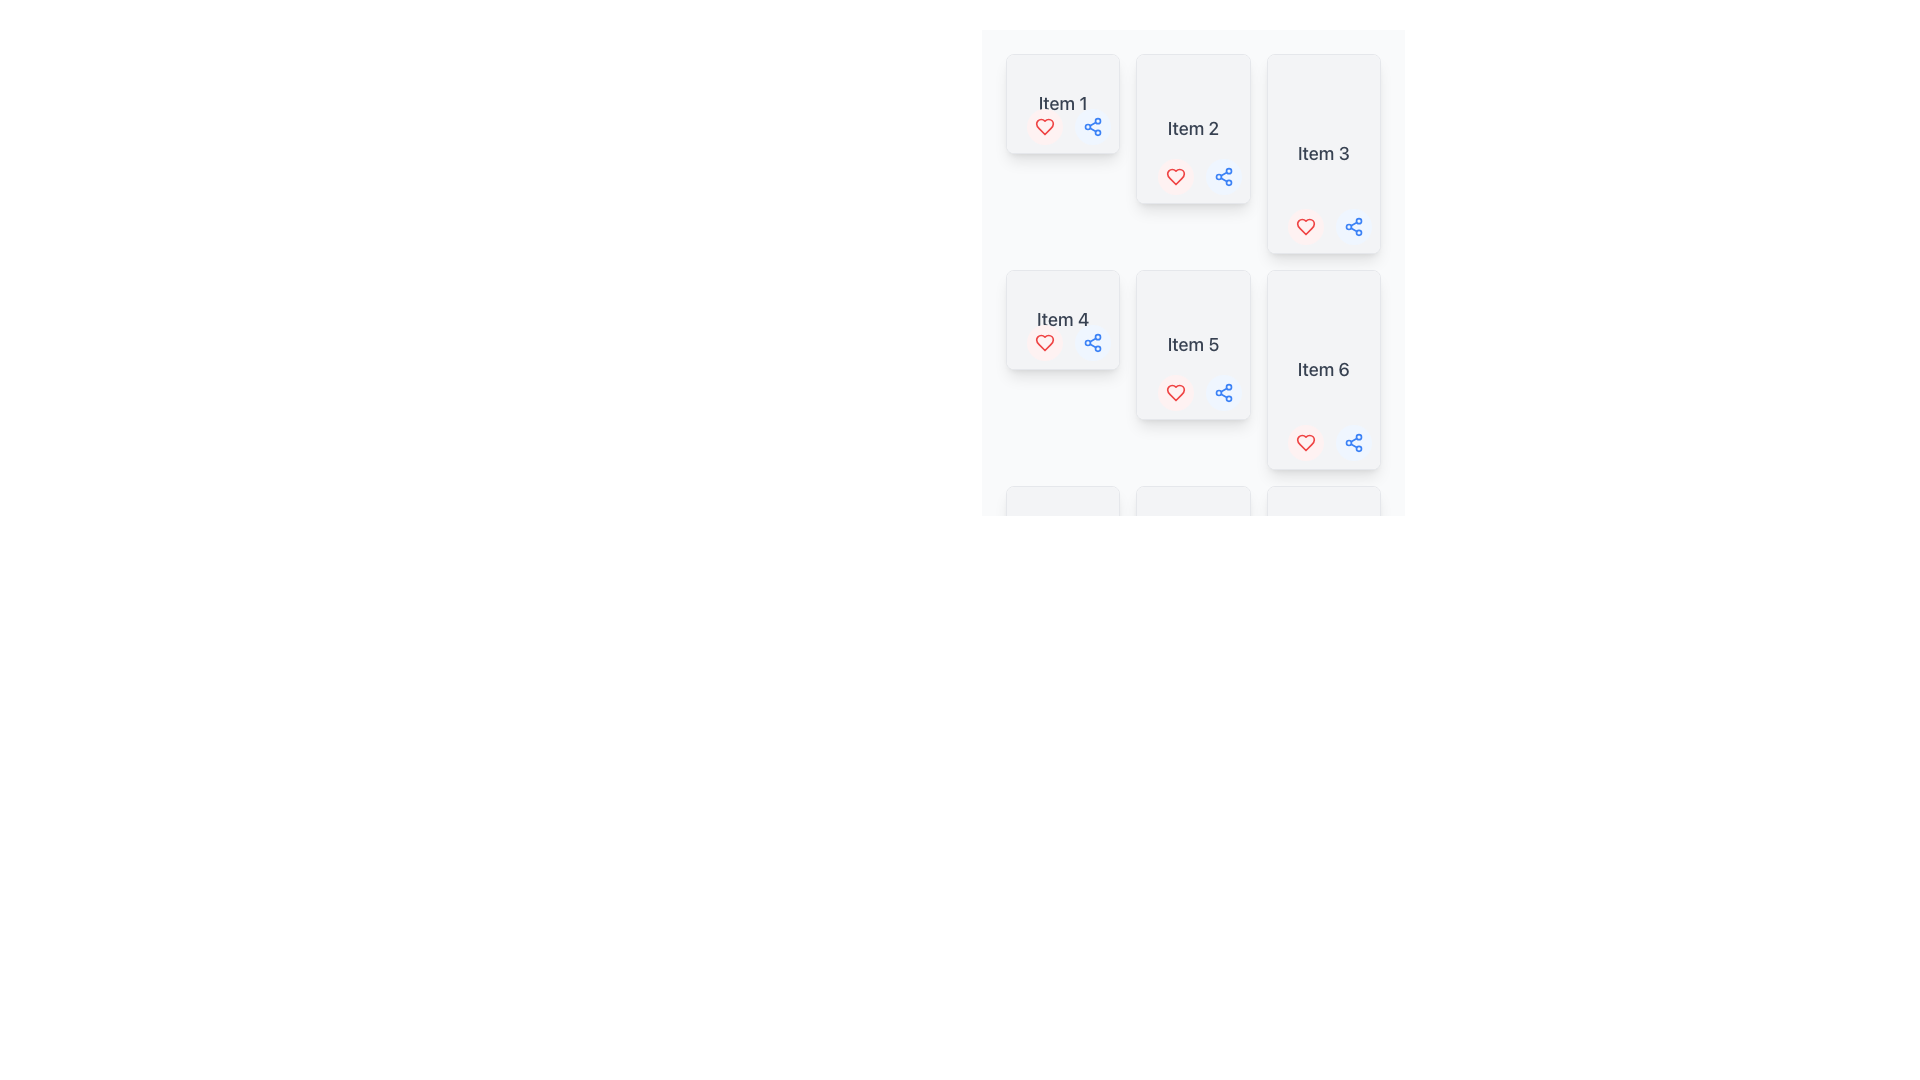 The width and height of the screenshot is (1920, 1080). Describe the element at coordinates (1353, 442) in the screenshot. I see `the circular blue button with a white share icon located at the bottom-right corner of the 'Item 6' card` at that location.